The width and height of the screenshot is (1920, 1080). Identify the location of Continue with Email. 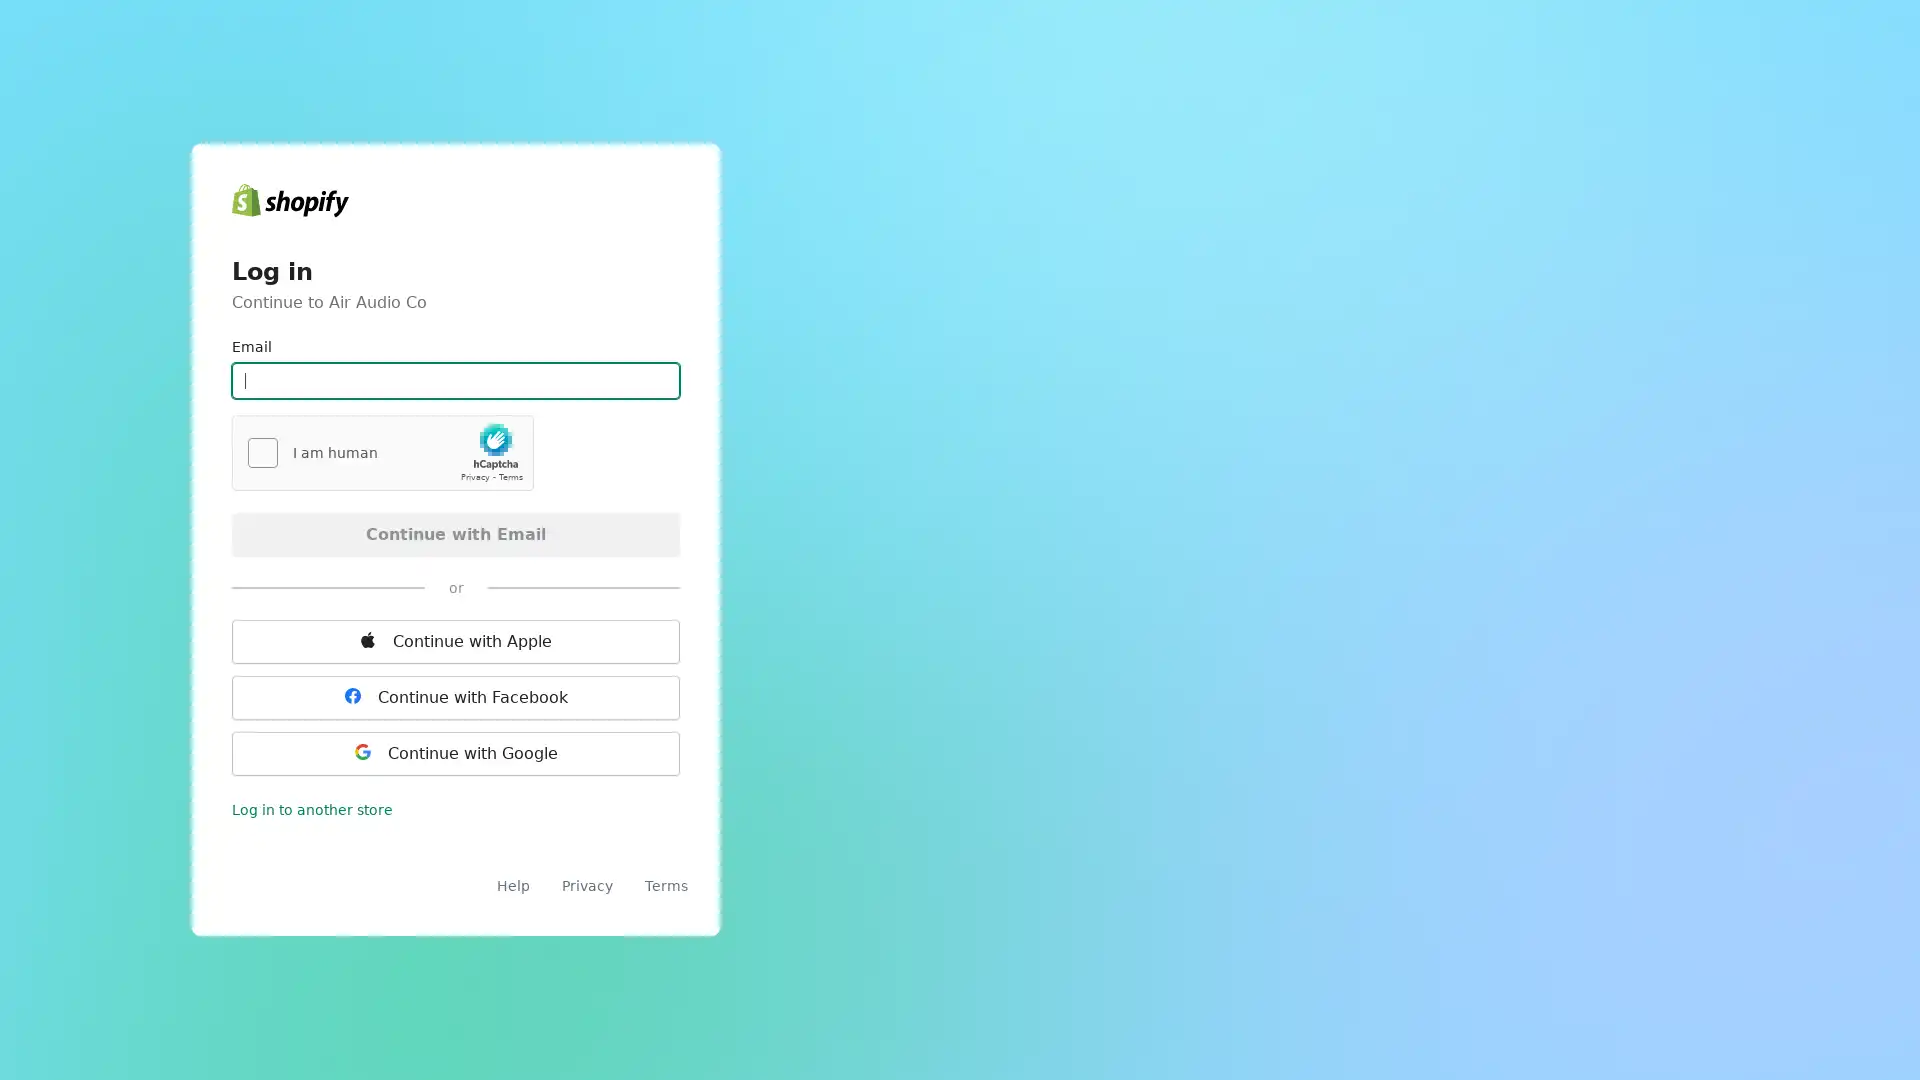
(455, 532).